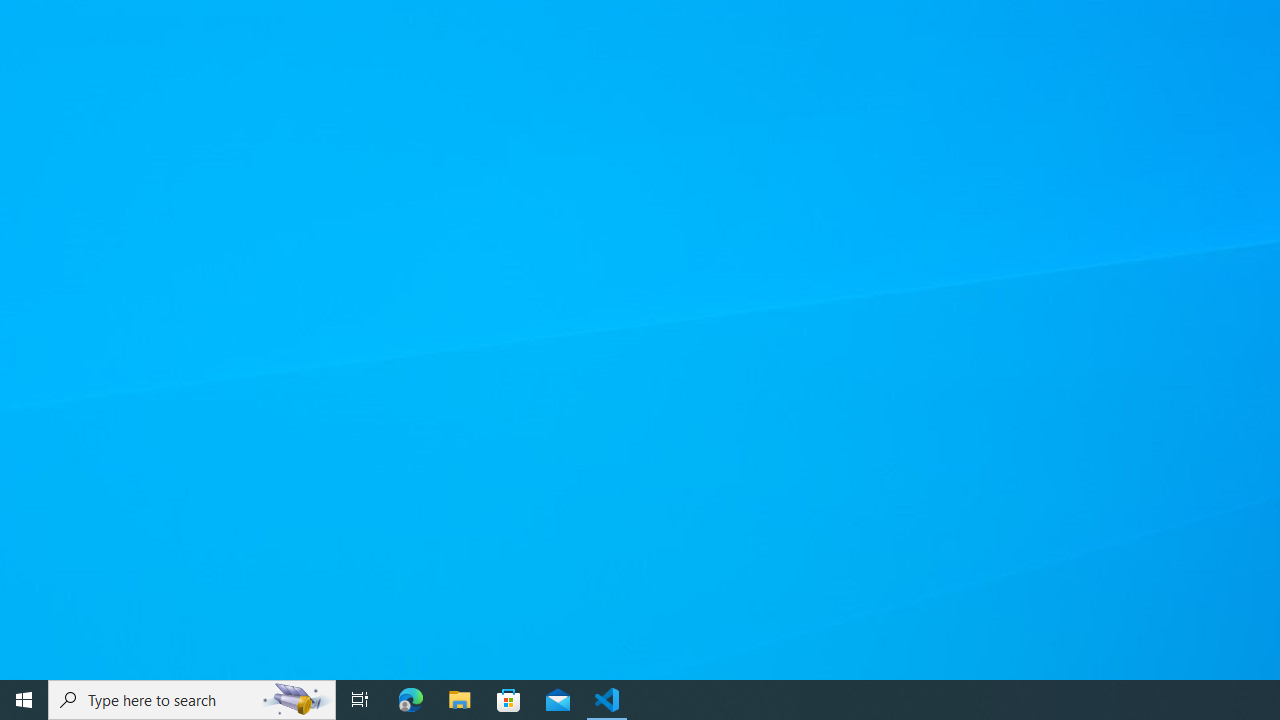 The height and width of the screenshot is (720, 1280). I want to click on 'Search highlights icon opens search home window', so click(294, 698).